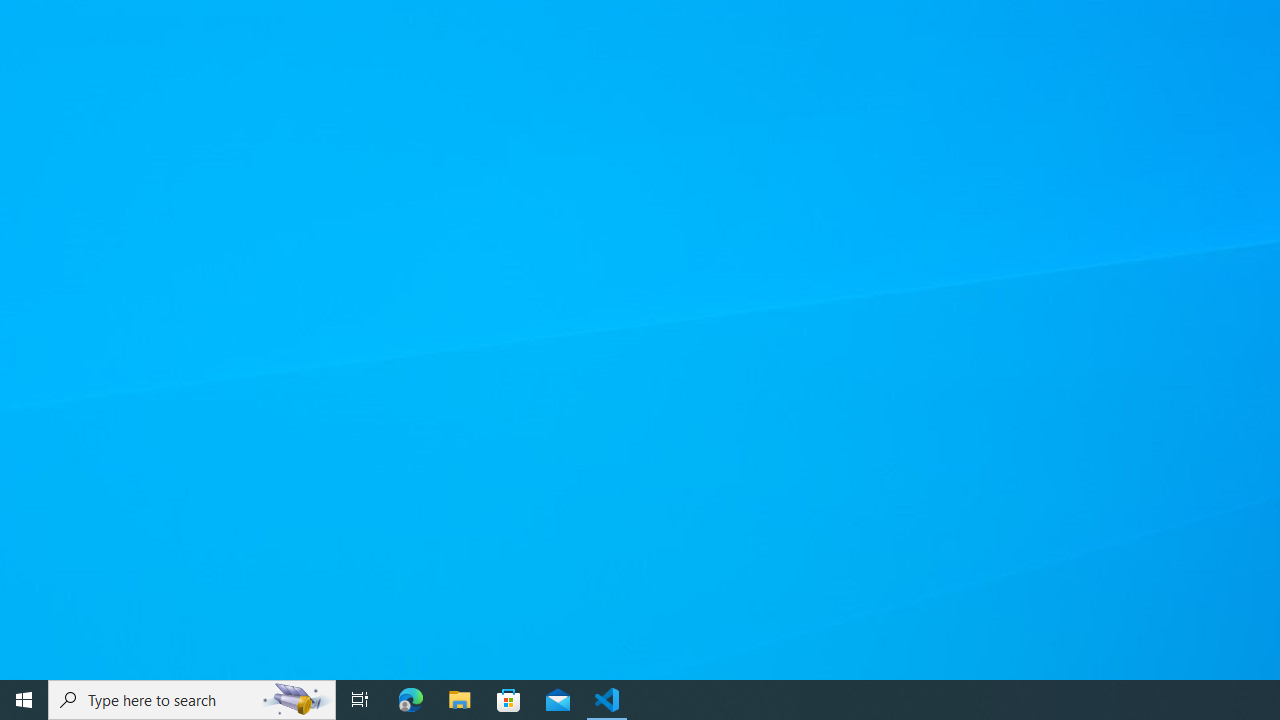 The height and width of the screenshot is (720, 1280). I want to click on 'Search highlights icon opens search home window', so click(294, 698).